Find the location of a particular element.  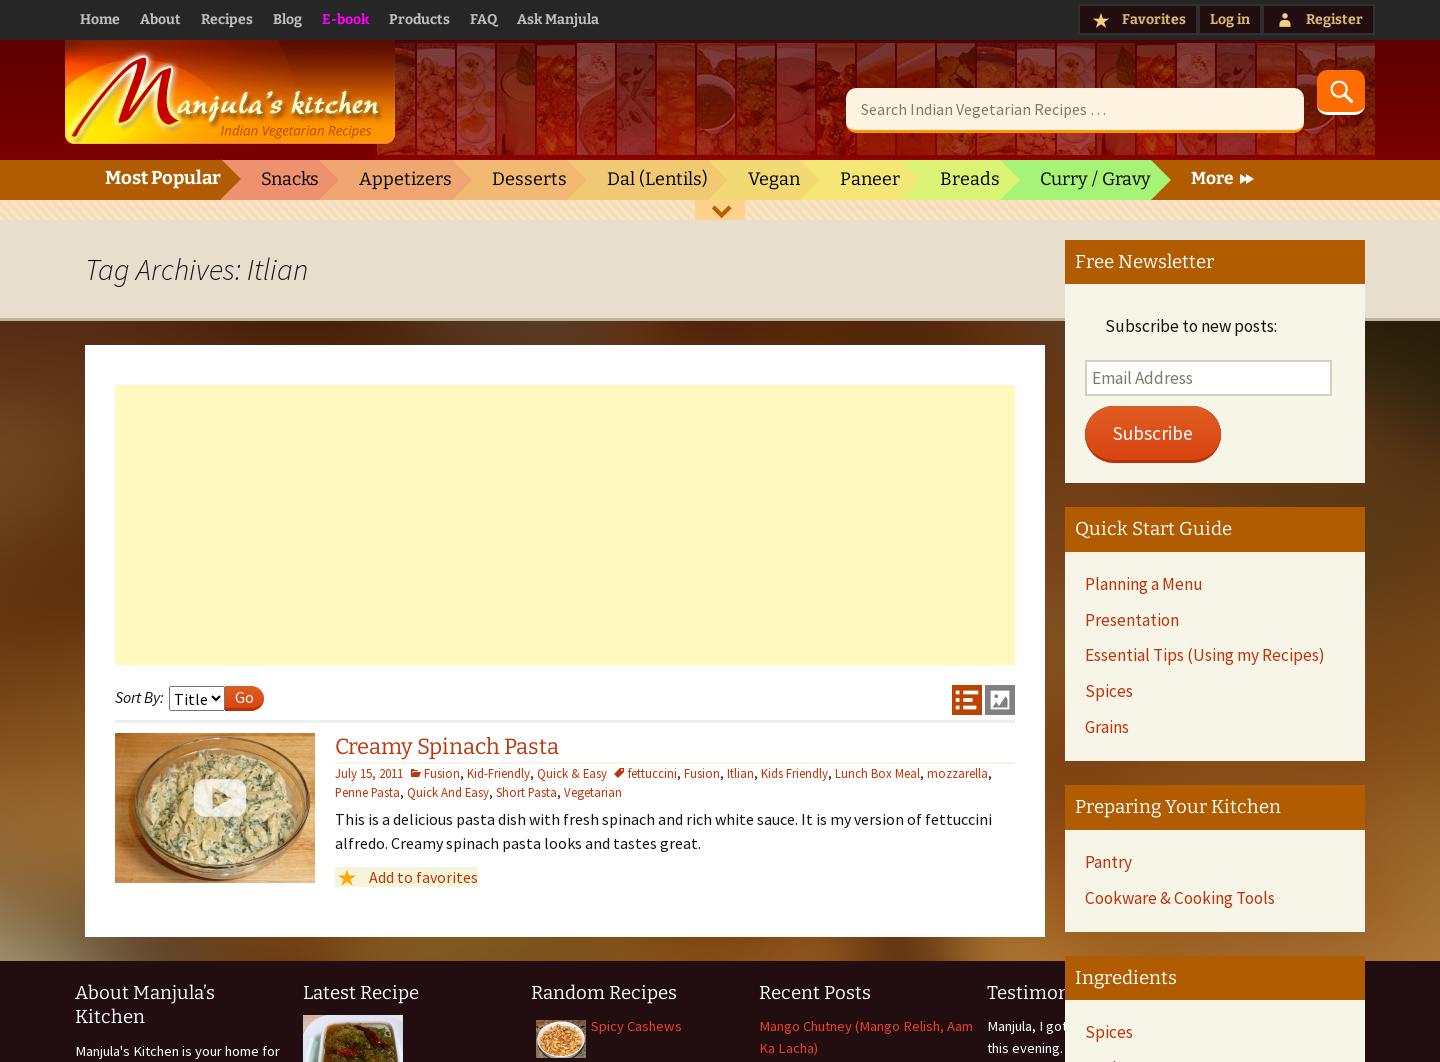

'Favorites' is located at coordinates (1154, 19).